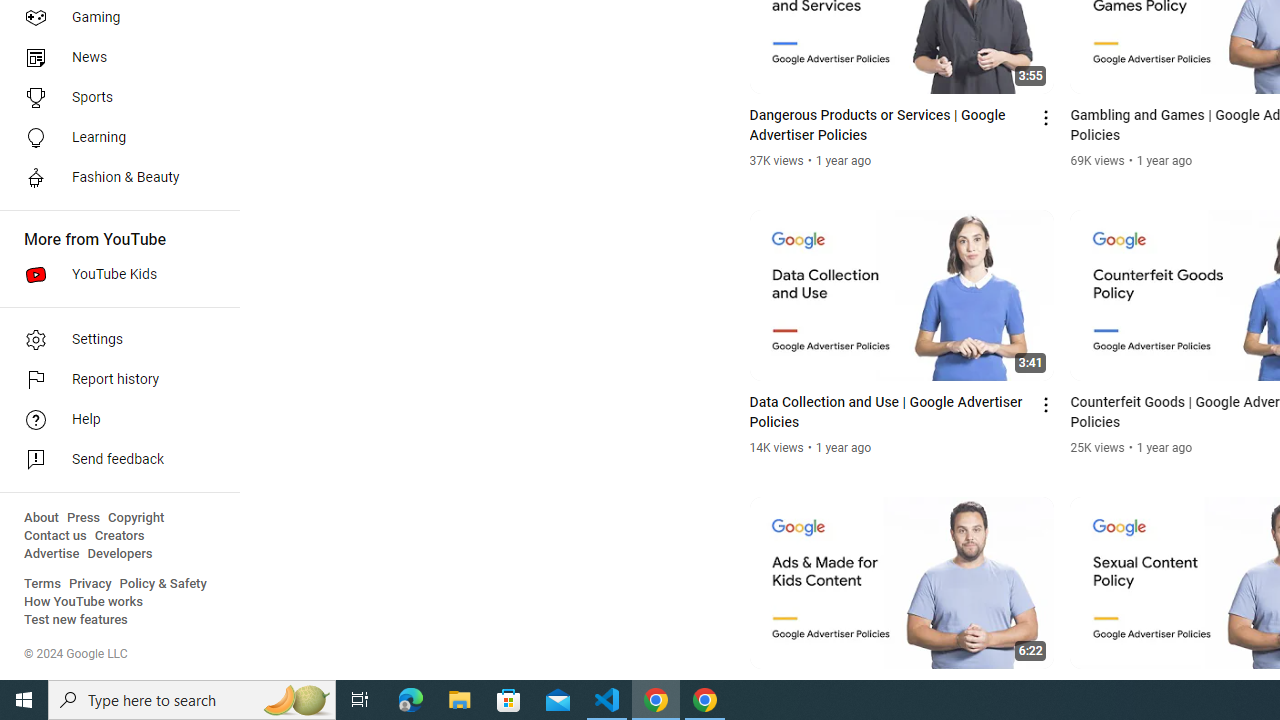 This screenshot has height=720, width=1280. What do you see at coordinates (119, 554) in the screenshot?
I see `'Developers'` at bounding box center [119, 554].